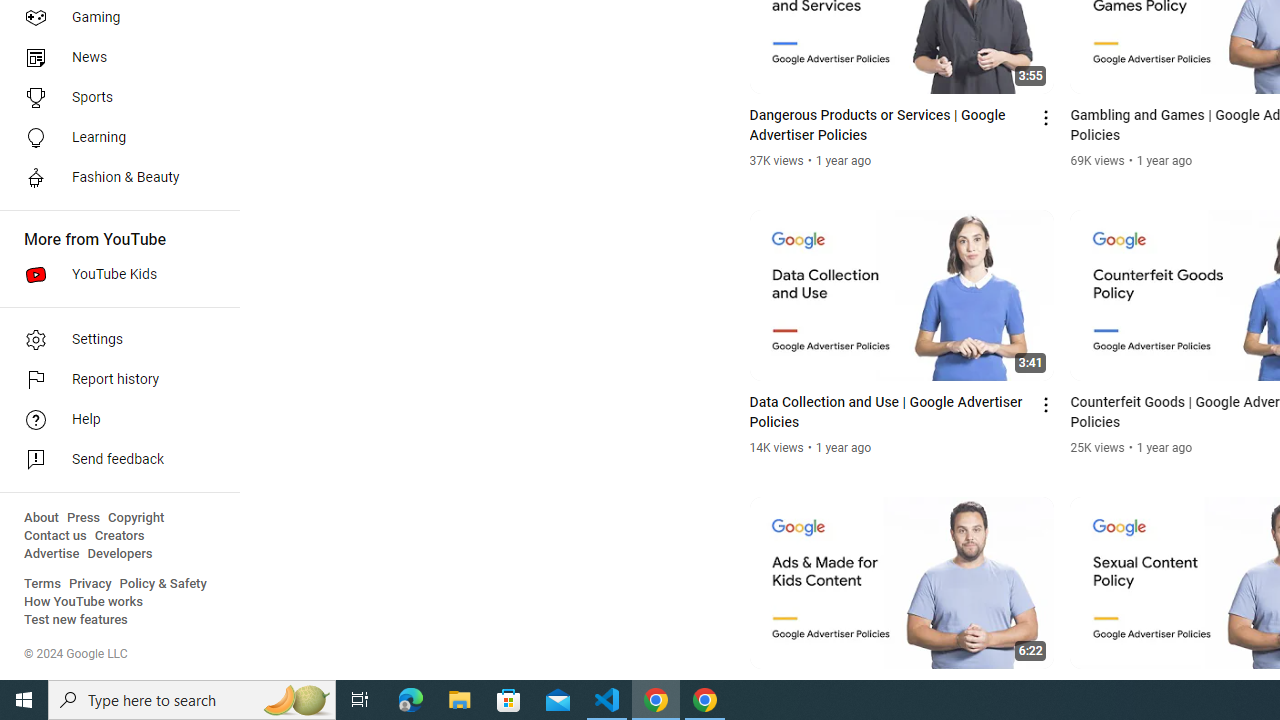 This screenshot has height=720, width=1280. What do you see at coordinates (119, 554) in the screenshot?
I see `'Developers'` at bounding box center [119, 554].